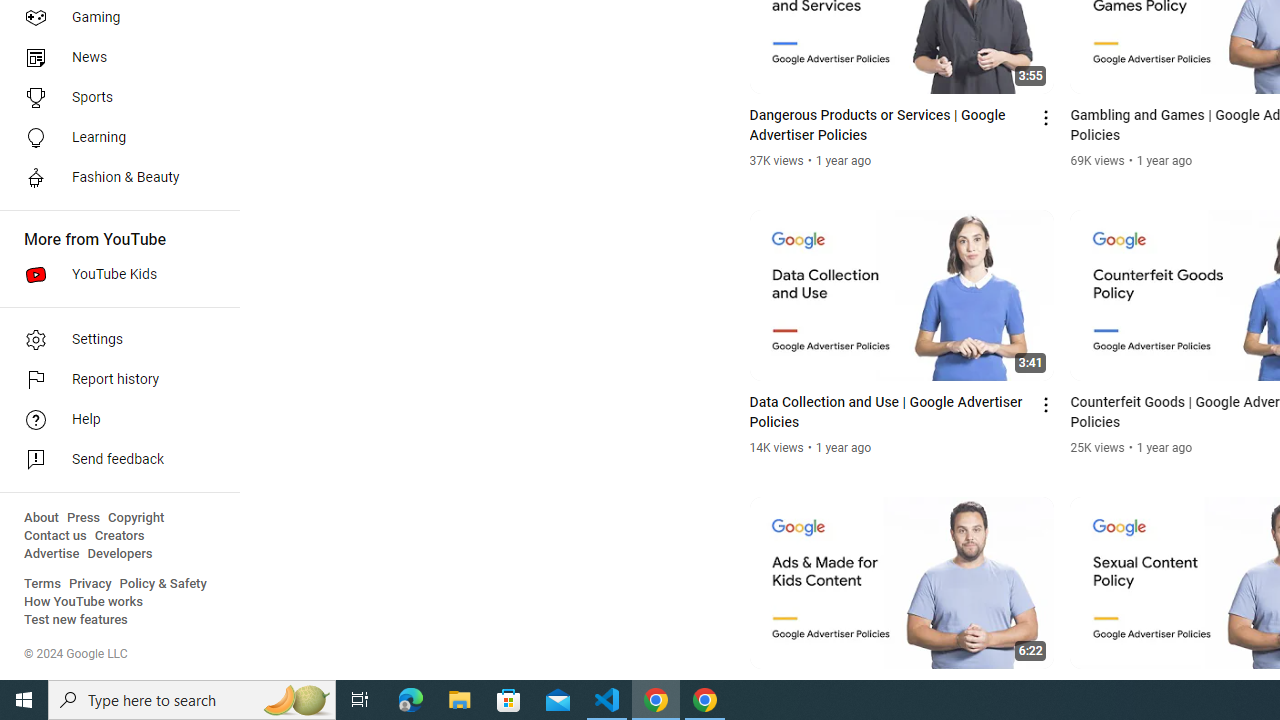 This screenshot has height=720, width=1280. What do you see at coordinates (119, 554) in the screenshot?
I see `'Developers'` at bounding box center [119, 554].